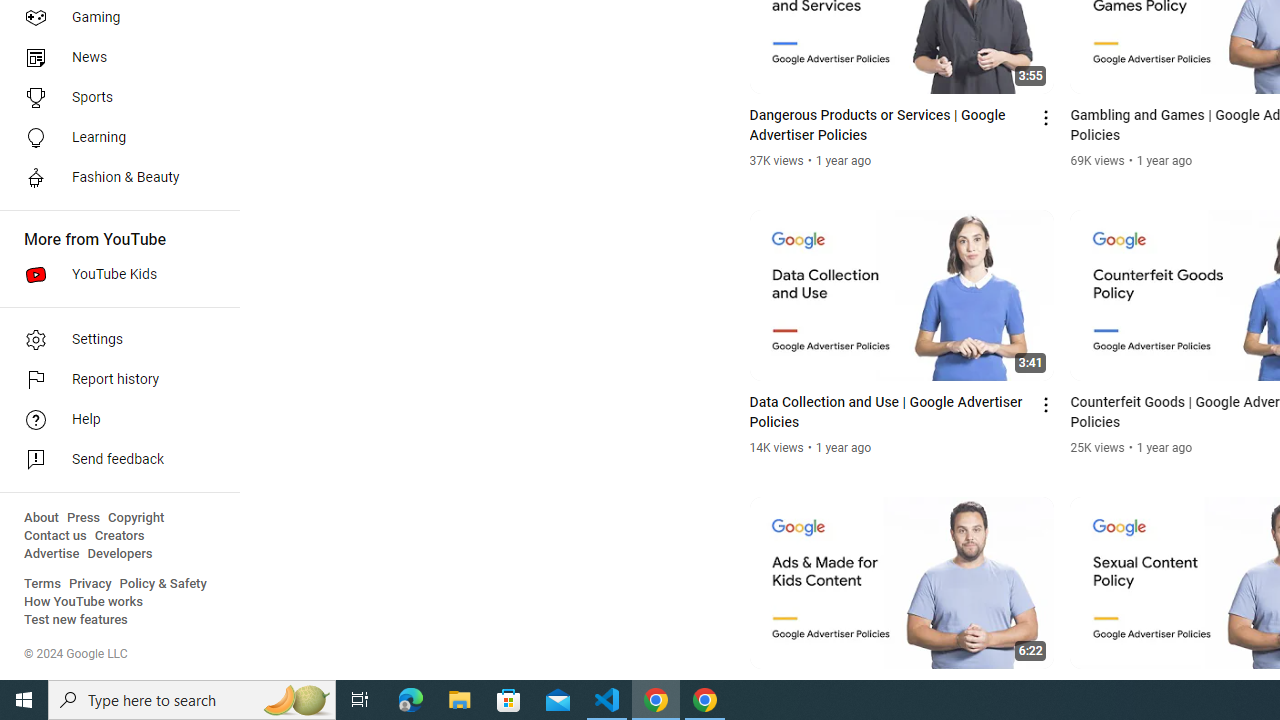 This screenshot has height=720, width=1280. What do you see at coordinates (119, 554) in the screenshot?
I see `'Developers'` at bounding box center [119, 554].